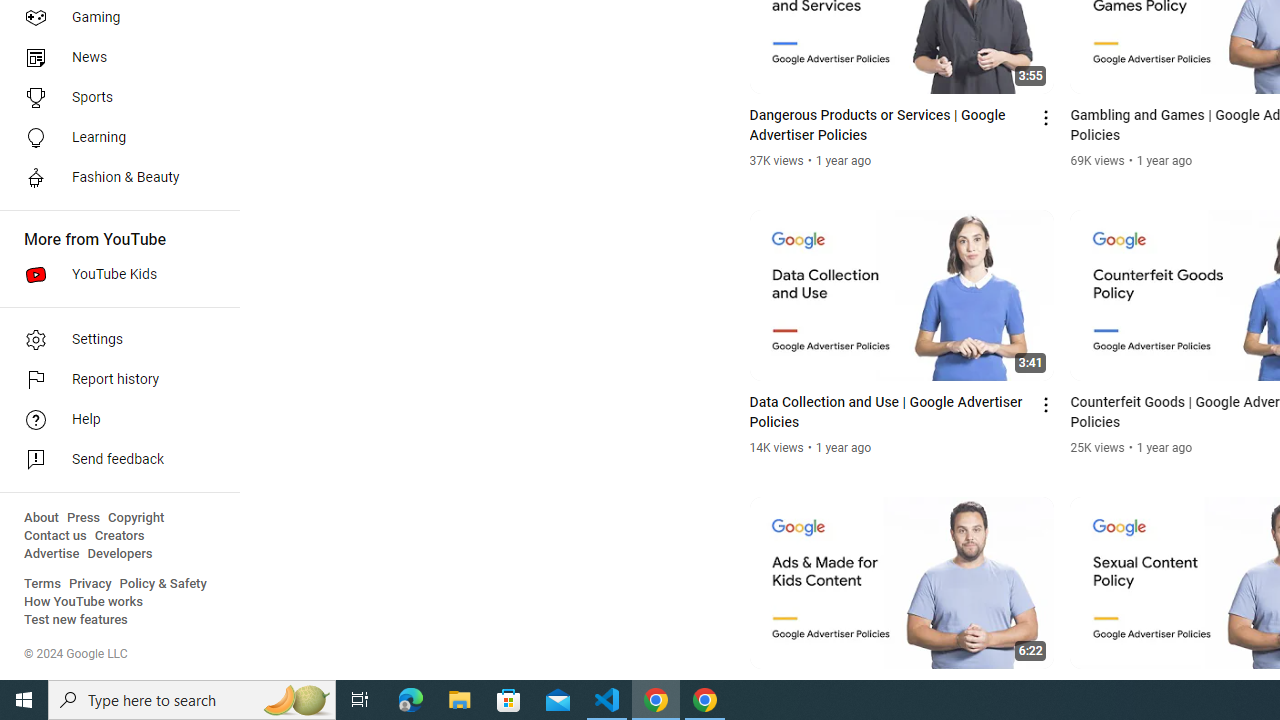 This screenshot has height=720, width=1280. What do you see at coordinates (119, 554) in the screenshot?
I see `'Developers'` at bounding box center [119, 554].